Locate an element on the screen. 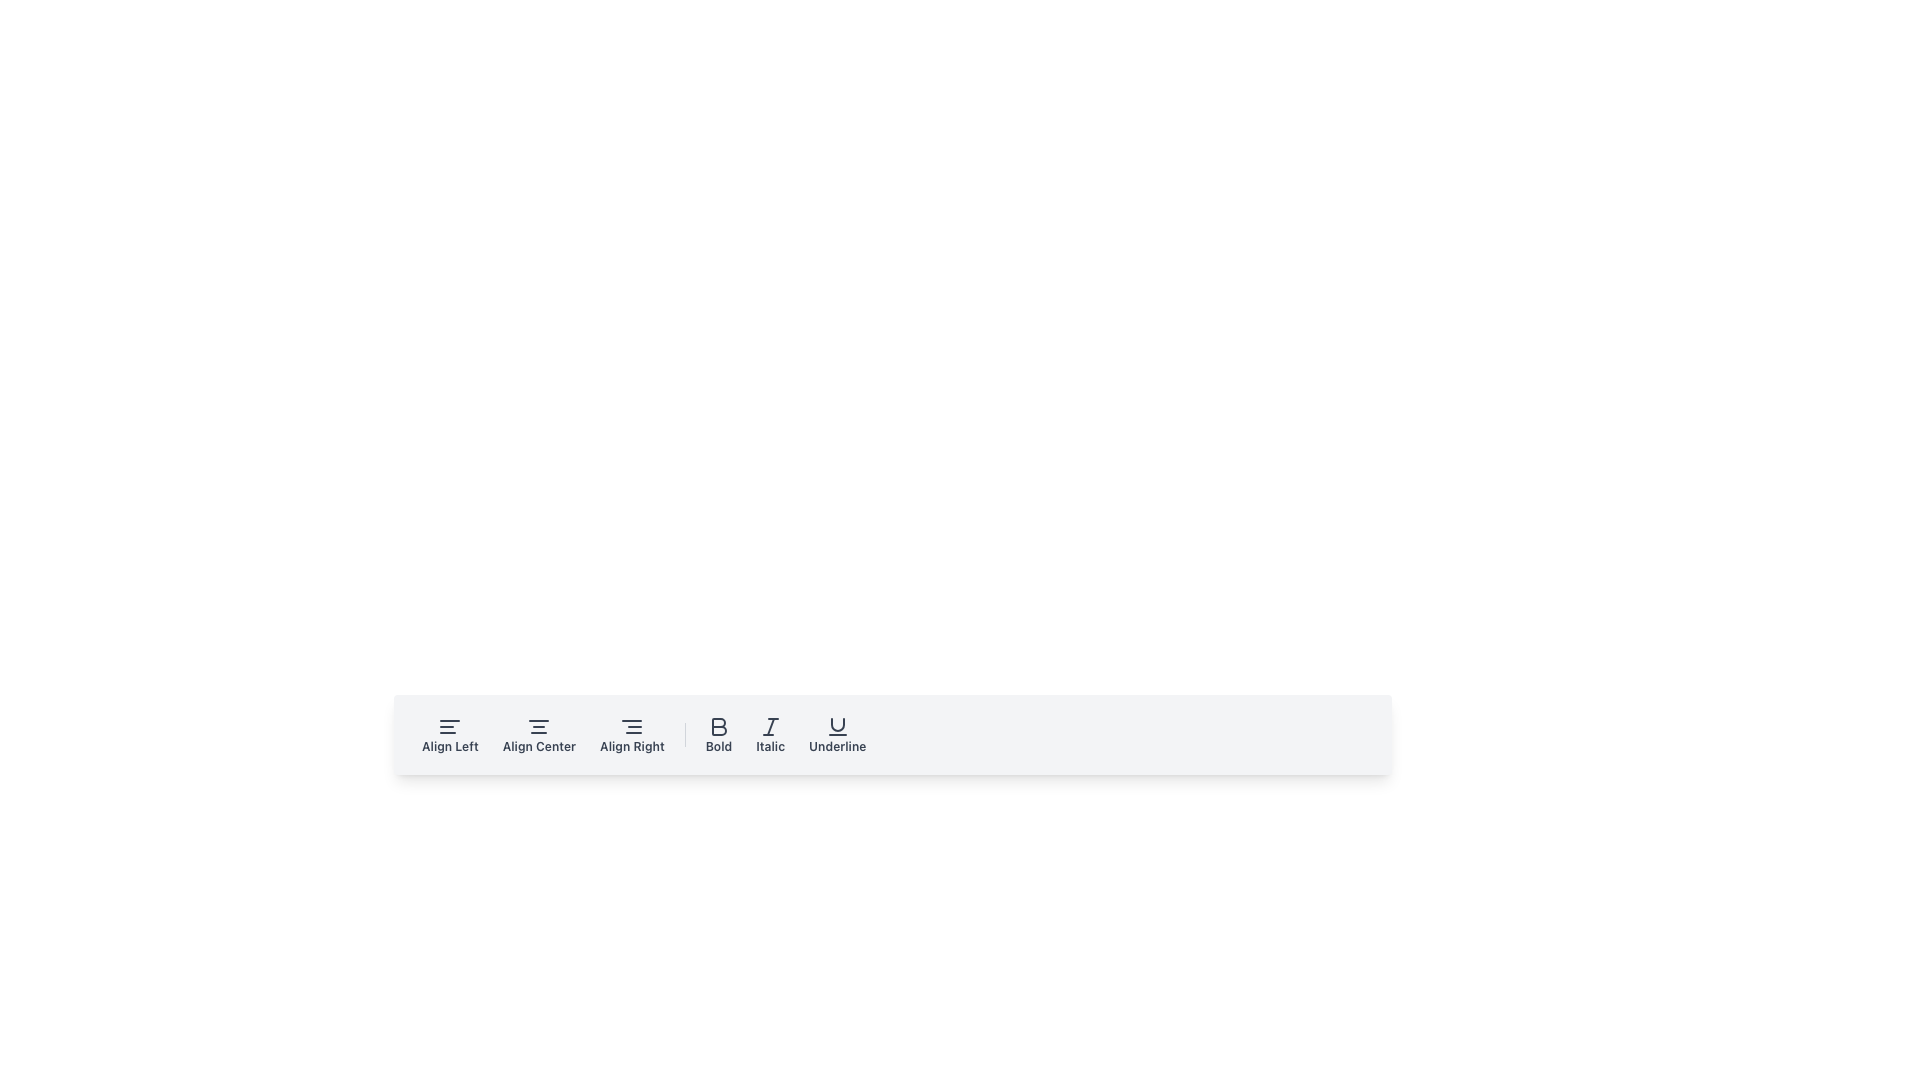  the italic button located in the toolbar is located at coordinates (769, 735).